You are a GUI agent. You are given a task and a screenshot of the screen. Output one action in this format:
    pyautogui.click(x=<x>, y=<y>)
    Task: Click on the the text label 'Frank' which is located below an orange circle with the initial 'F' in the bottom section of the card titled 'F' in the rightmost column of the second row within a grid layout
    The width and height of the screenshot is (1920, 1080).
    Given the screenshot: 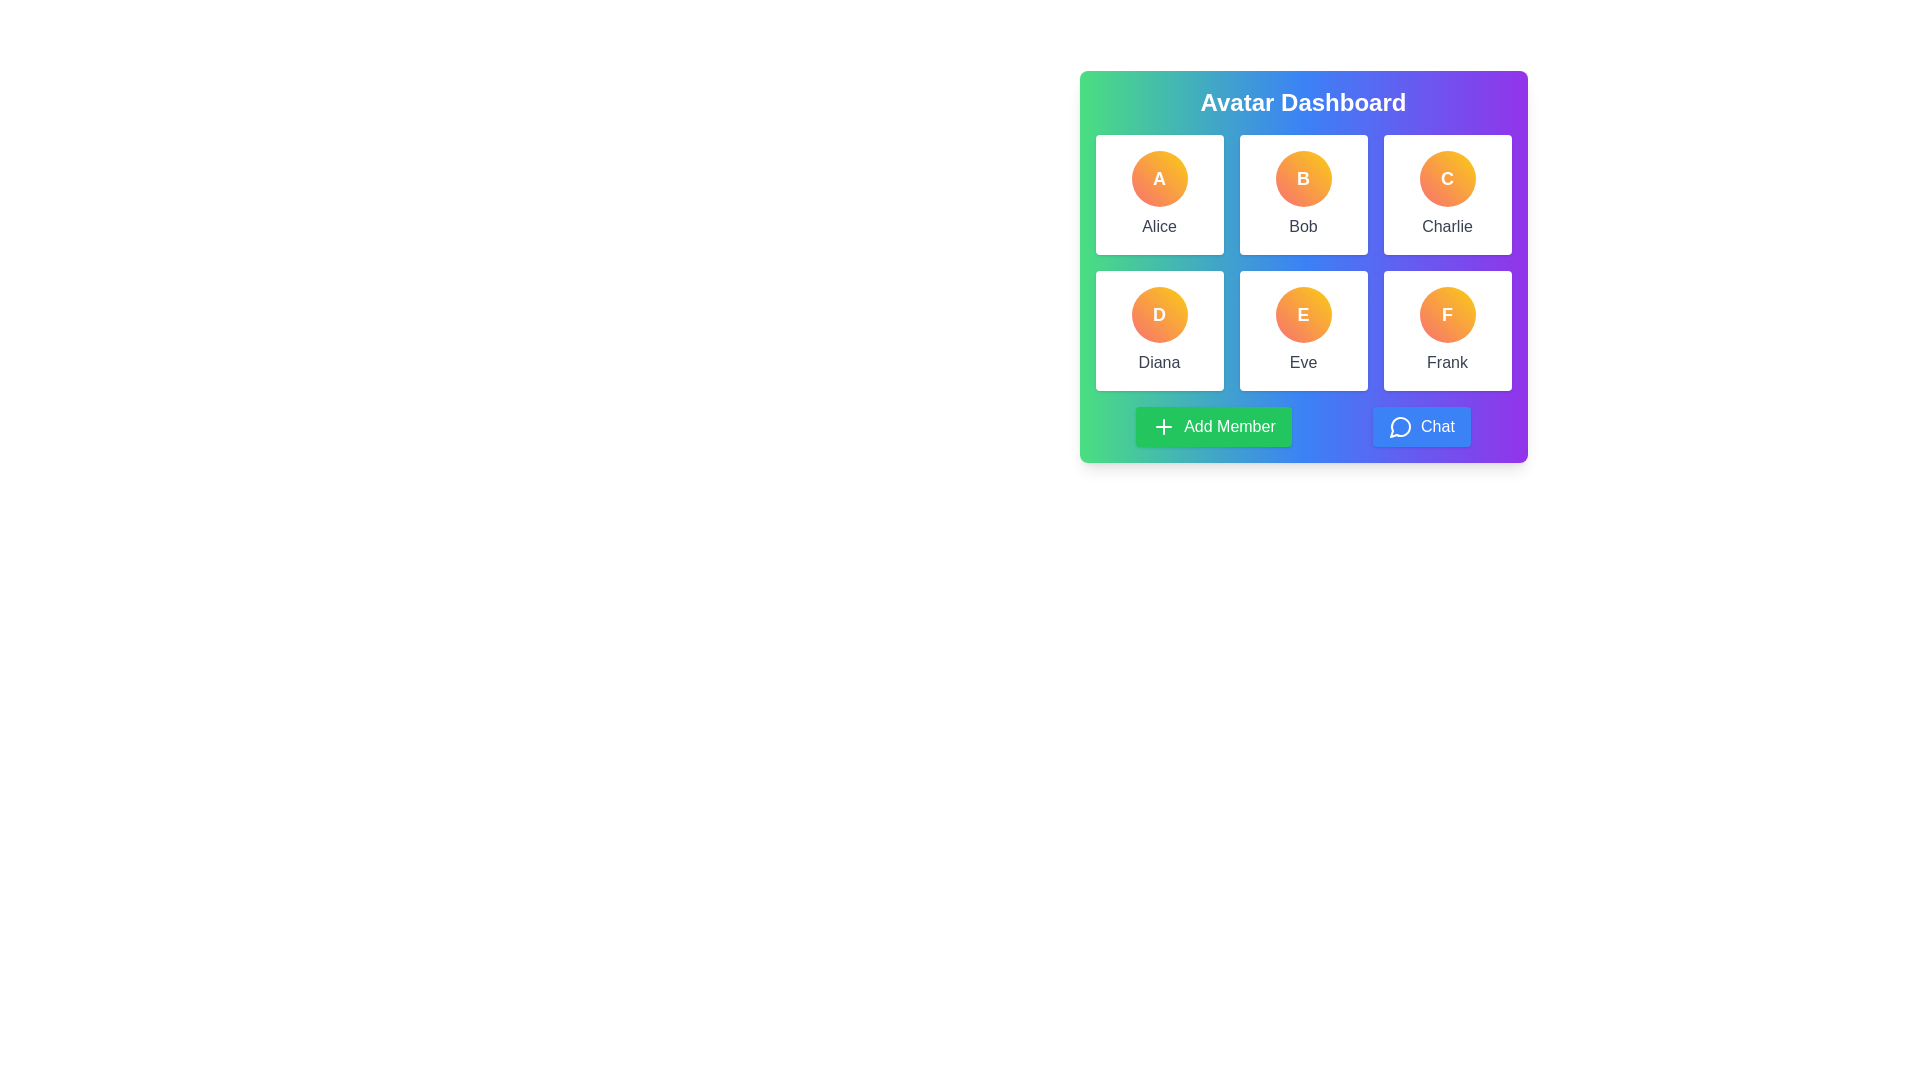 What is the action you would take?
    pyautogui.click(x=1447, y=362)
    